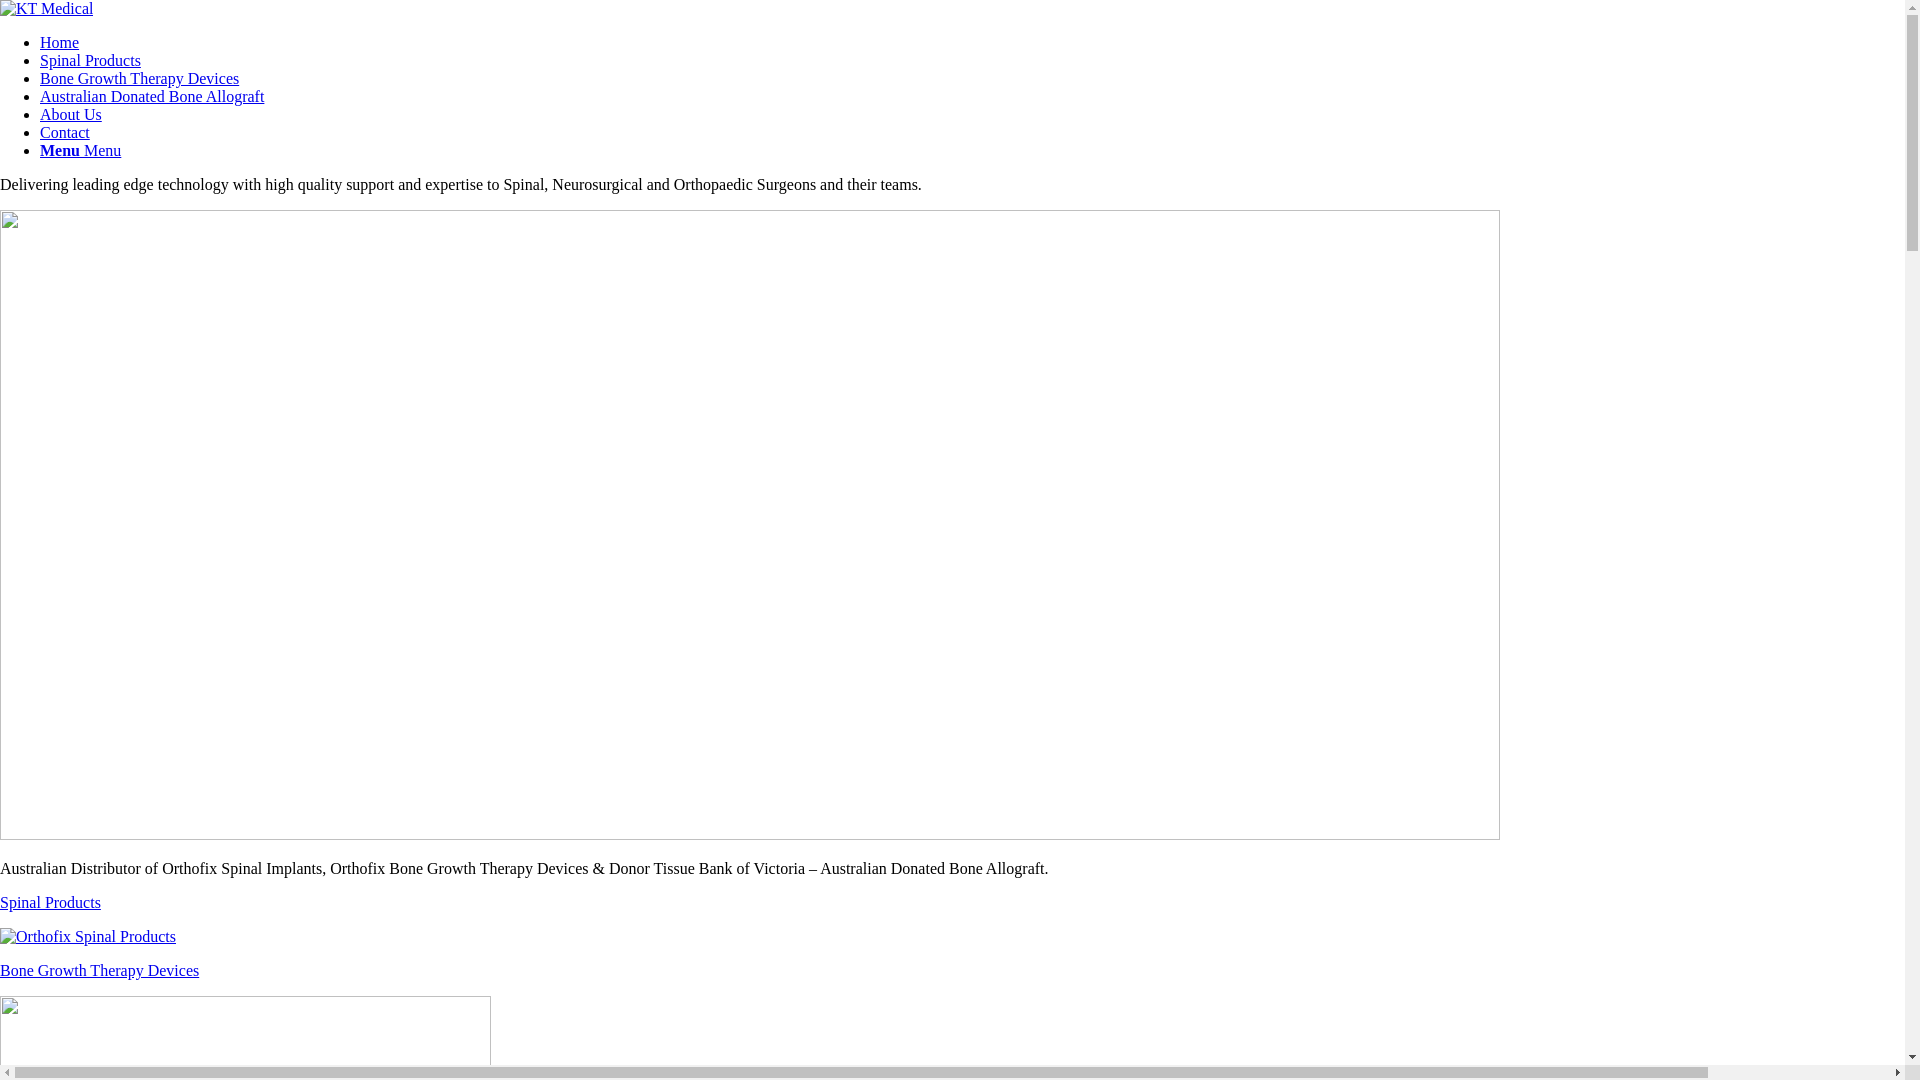 The height and width of the screenshot is (1080, 1920). What do you see at coordinates (65, 132) in the screenshot?
I see `'Contact'` at bounding box center [65, 132].